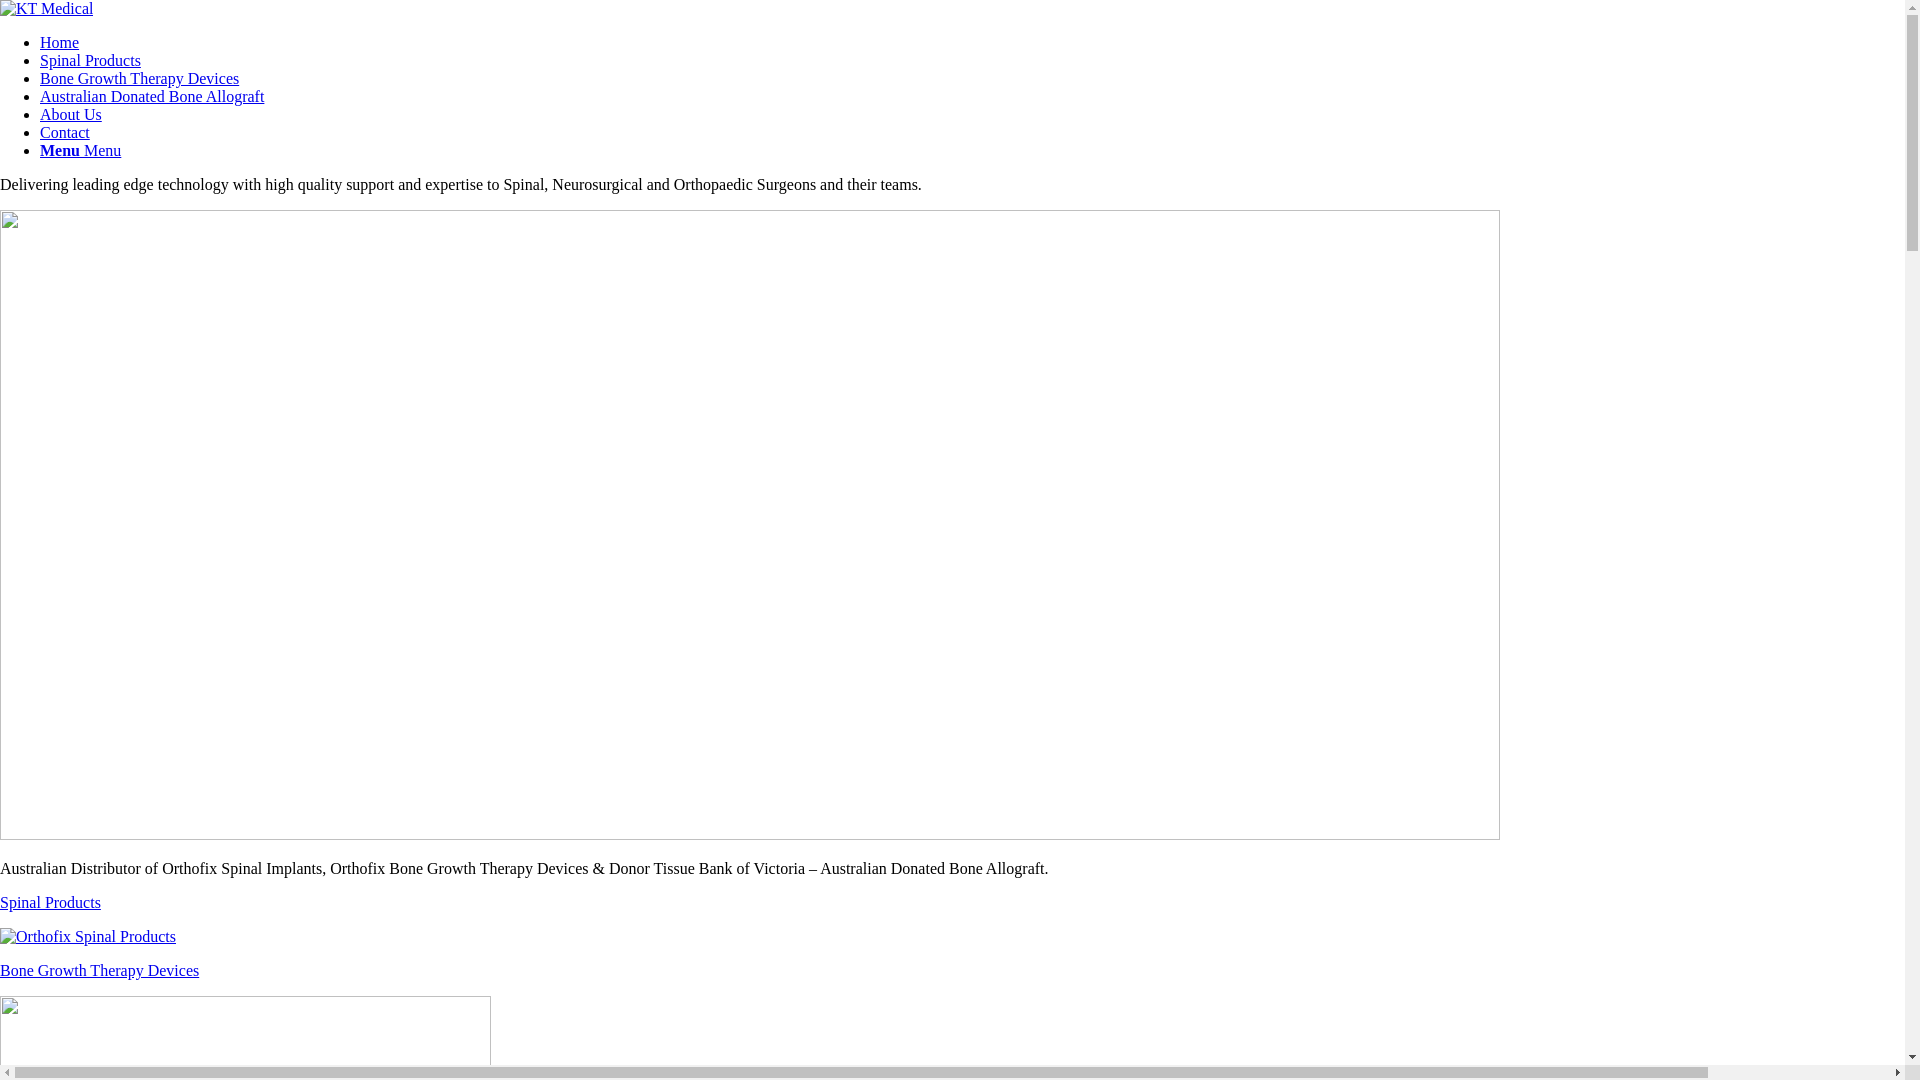 The height and width of the screenshot is (1080, 1920). What do you see at coordinates (65, 132) in the screenshot?
I see `'Contact'` at bounding box center [65, 132].